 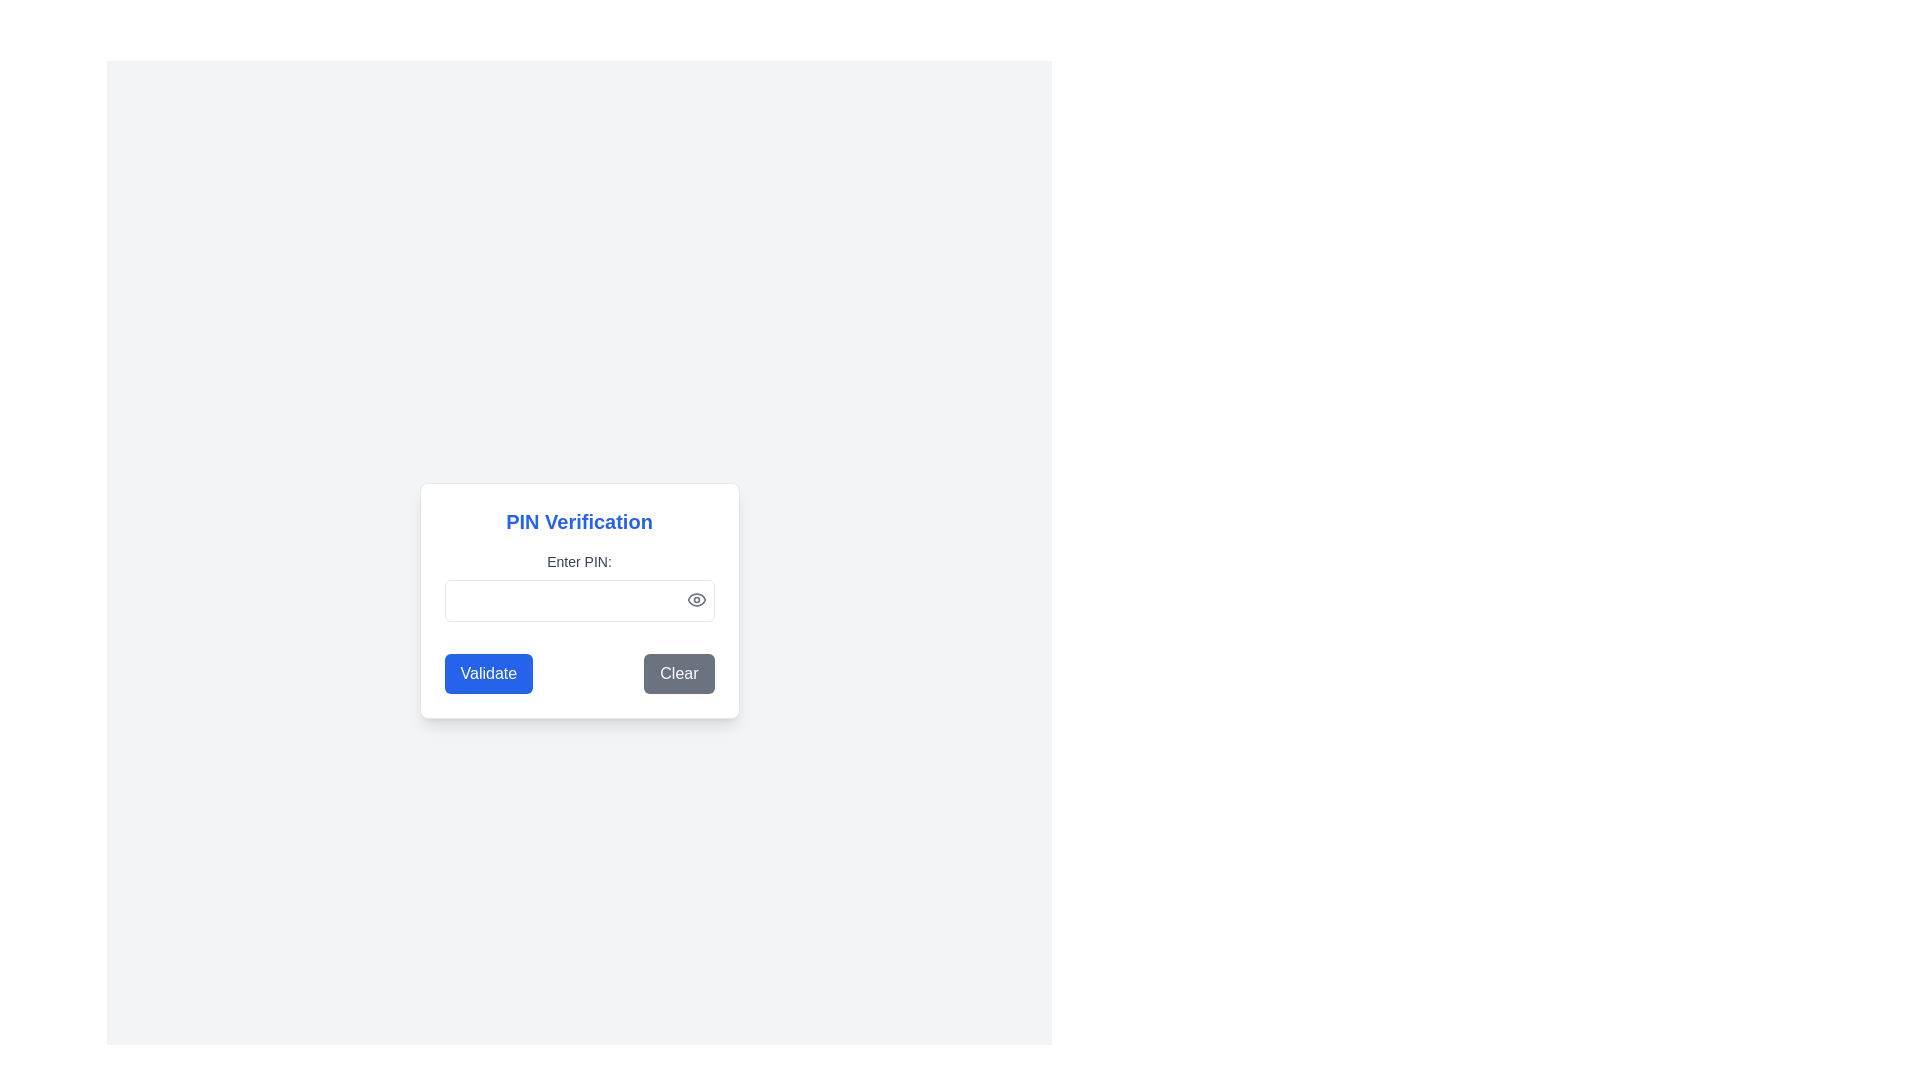 What do you see at coordinates (696, 599) in the screenshot?
I see `the toggle visibility button (eye icon) located at the top-right corner of the input box` at bounding box center [696, 599].